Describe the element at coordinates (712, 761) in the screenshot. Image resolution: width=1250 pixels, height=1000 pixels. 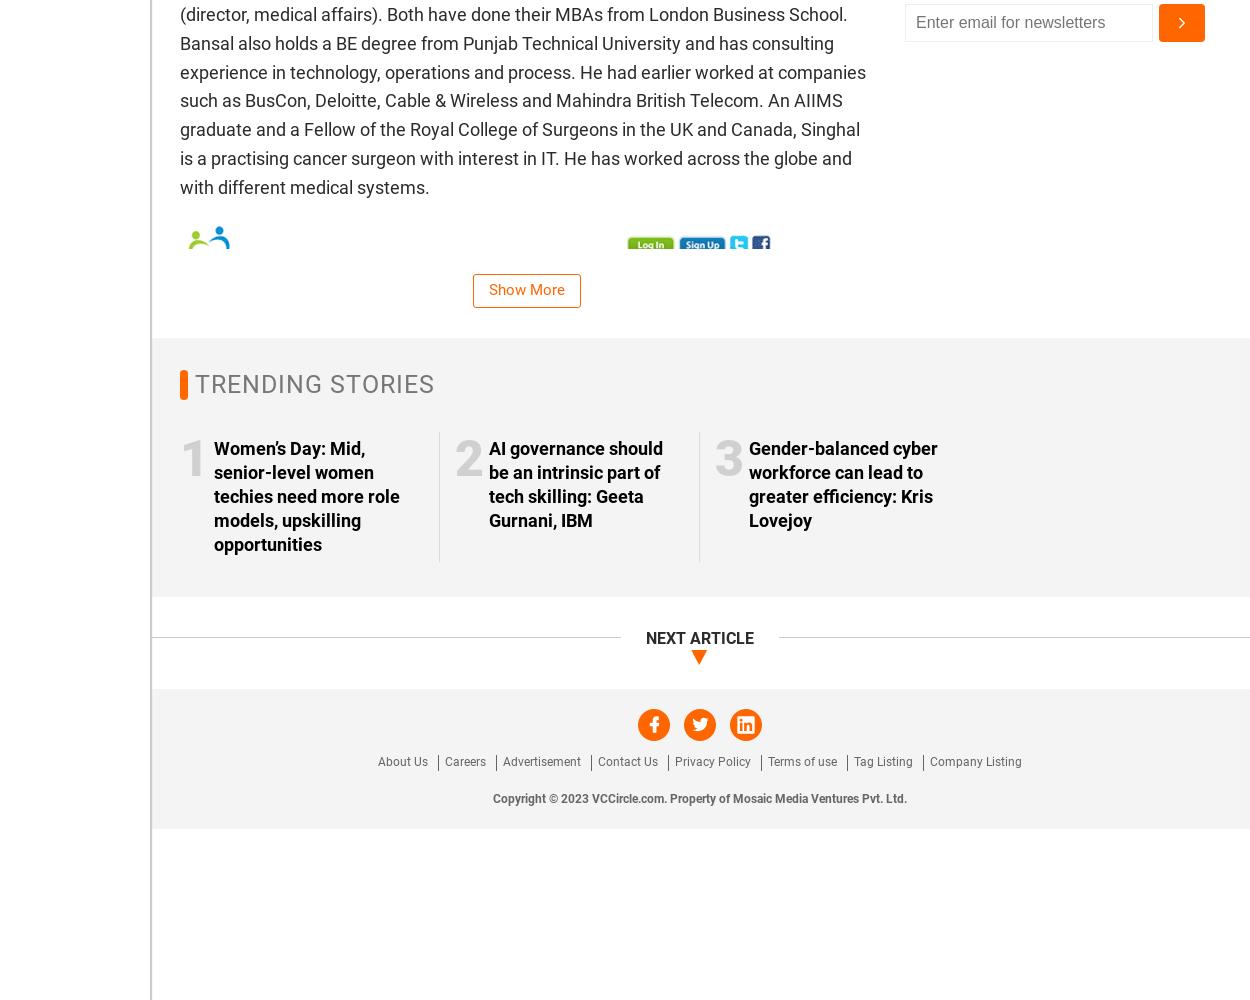
I see `'Privacy Policy'` at that location.